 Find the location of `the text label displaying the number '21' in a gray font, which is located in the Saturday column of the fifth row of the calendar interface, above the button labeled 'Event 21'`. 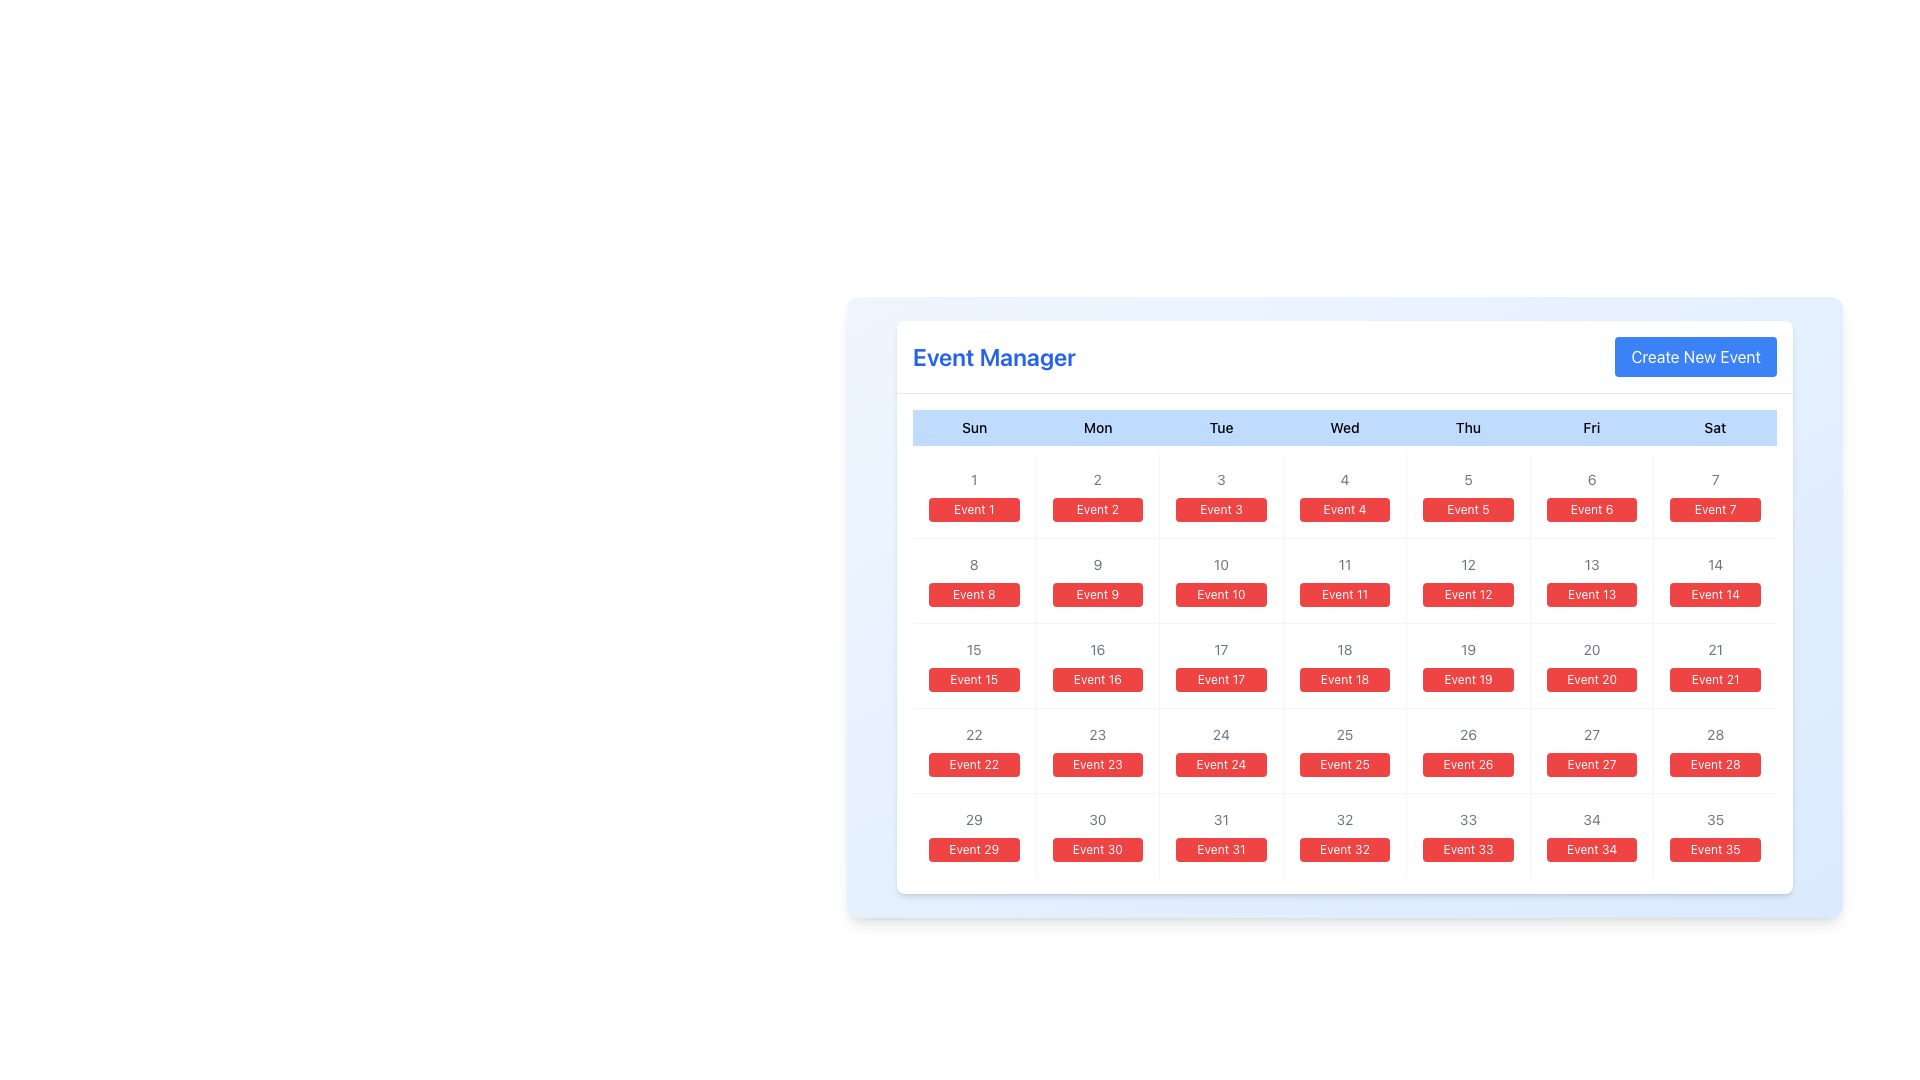

the text label displaying the number '21' in a gray font, which is located in the Saturday column of the fifth row of the calendar interface, above the button labeled 'Event 21' is located at coordinates (1714, 650).